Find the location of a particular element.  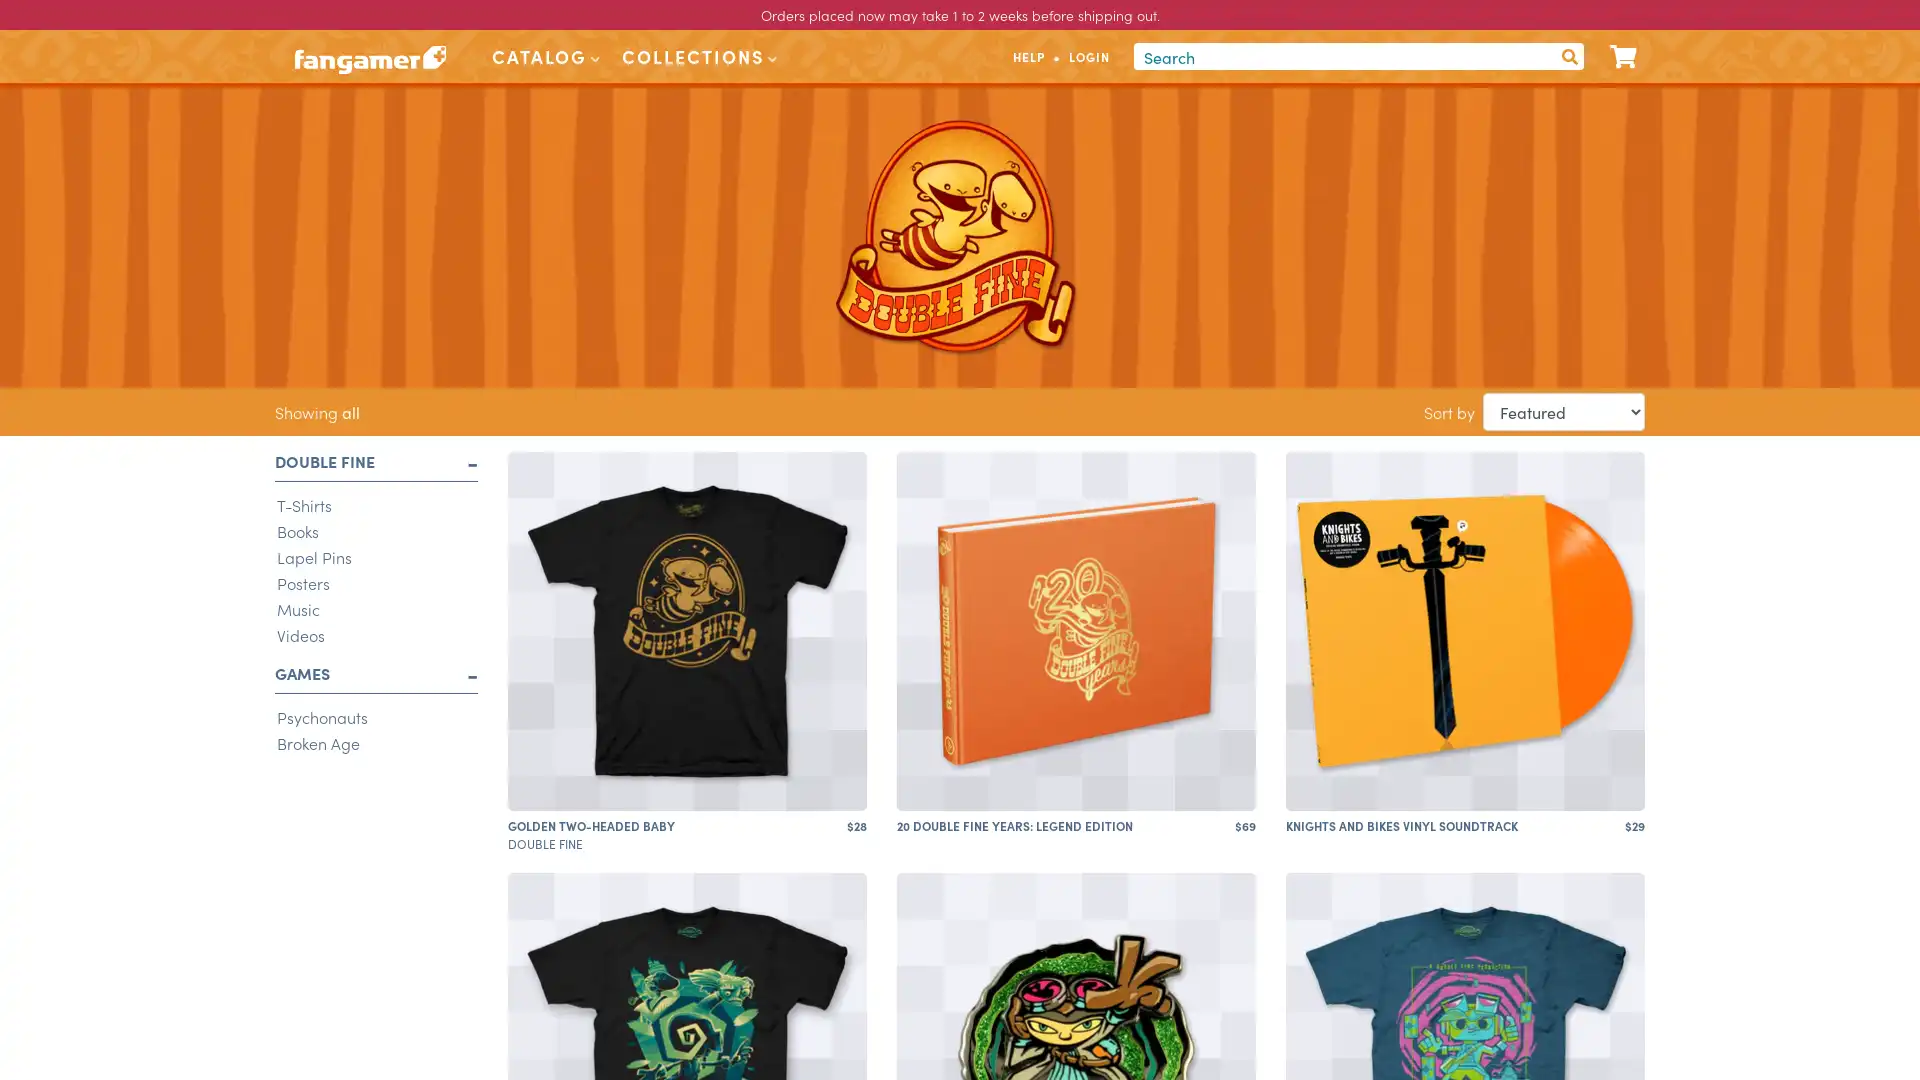

Submit Search is located at coordinates (1568, 55).